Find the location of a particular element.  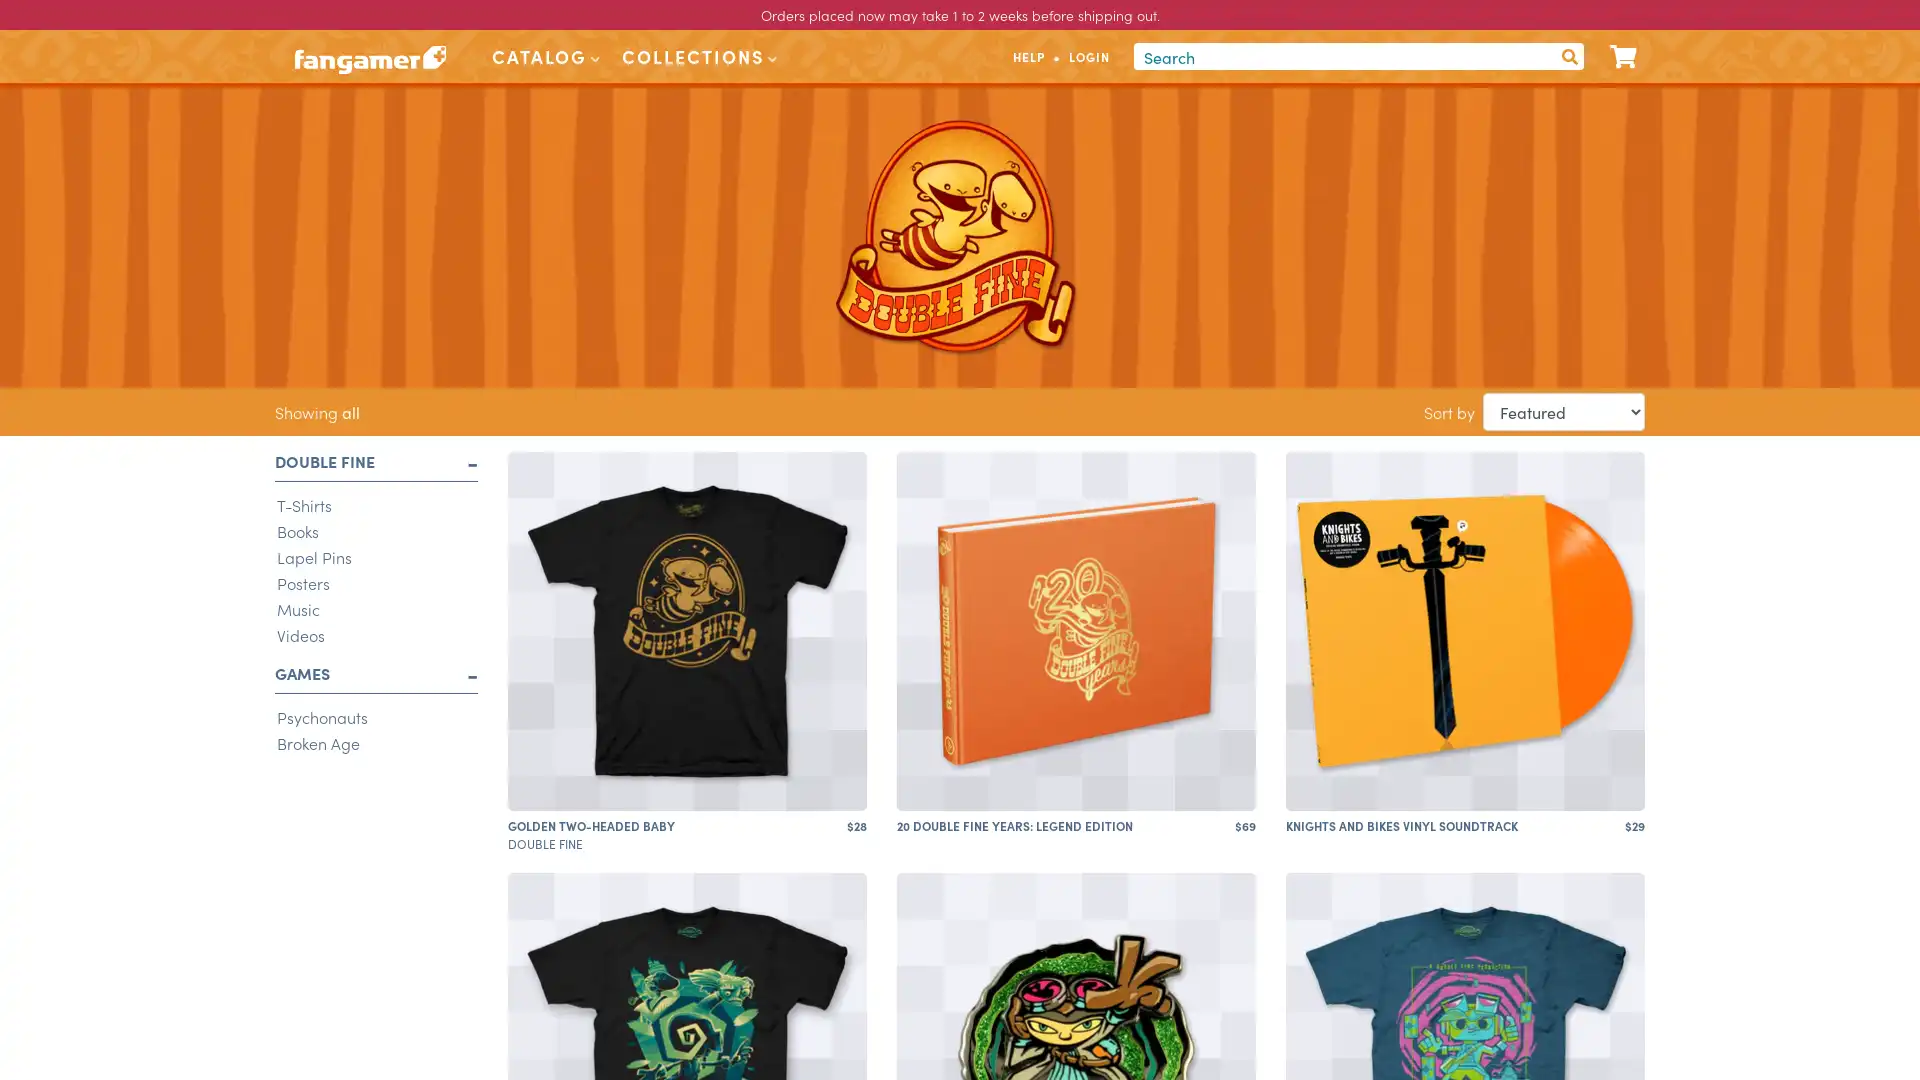

Submit Search is located at coordinates (1568, 55).